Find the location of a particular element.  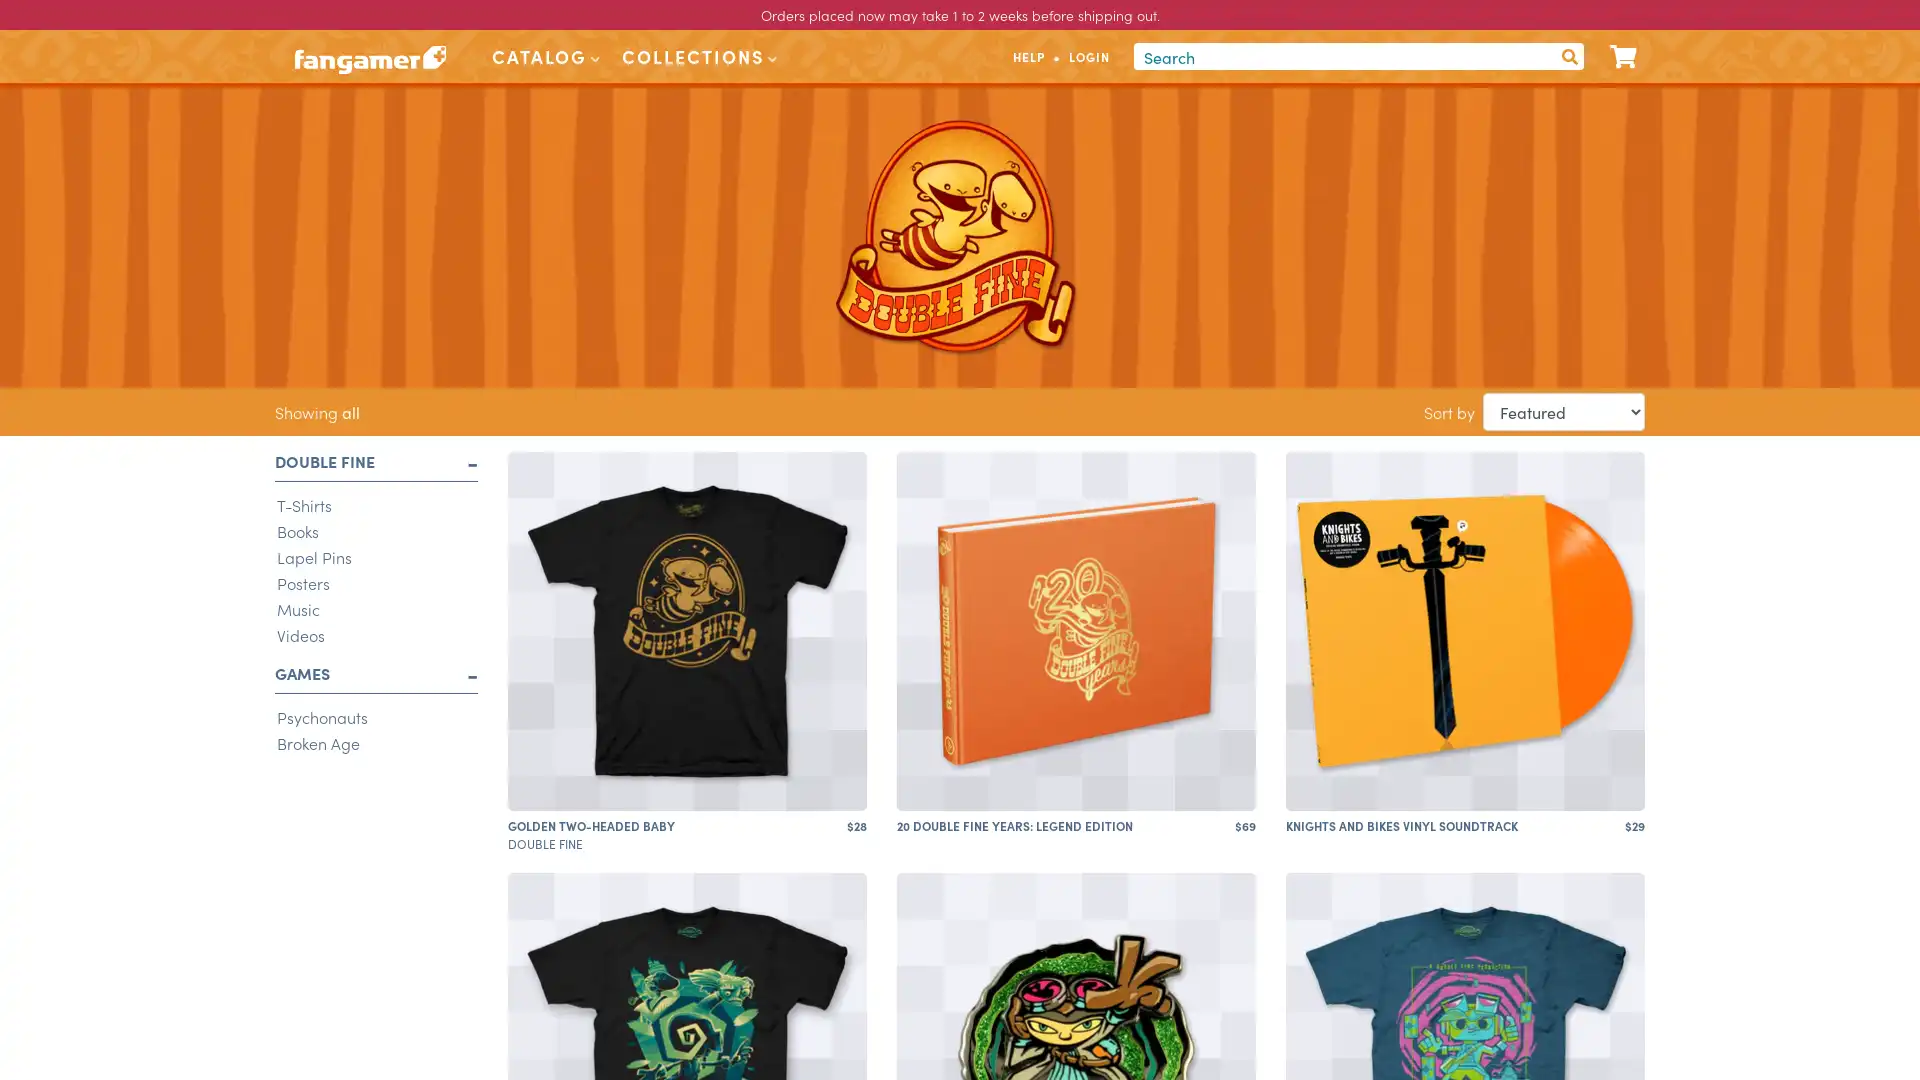

Submit Search is located at coordinates (1568, 55).